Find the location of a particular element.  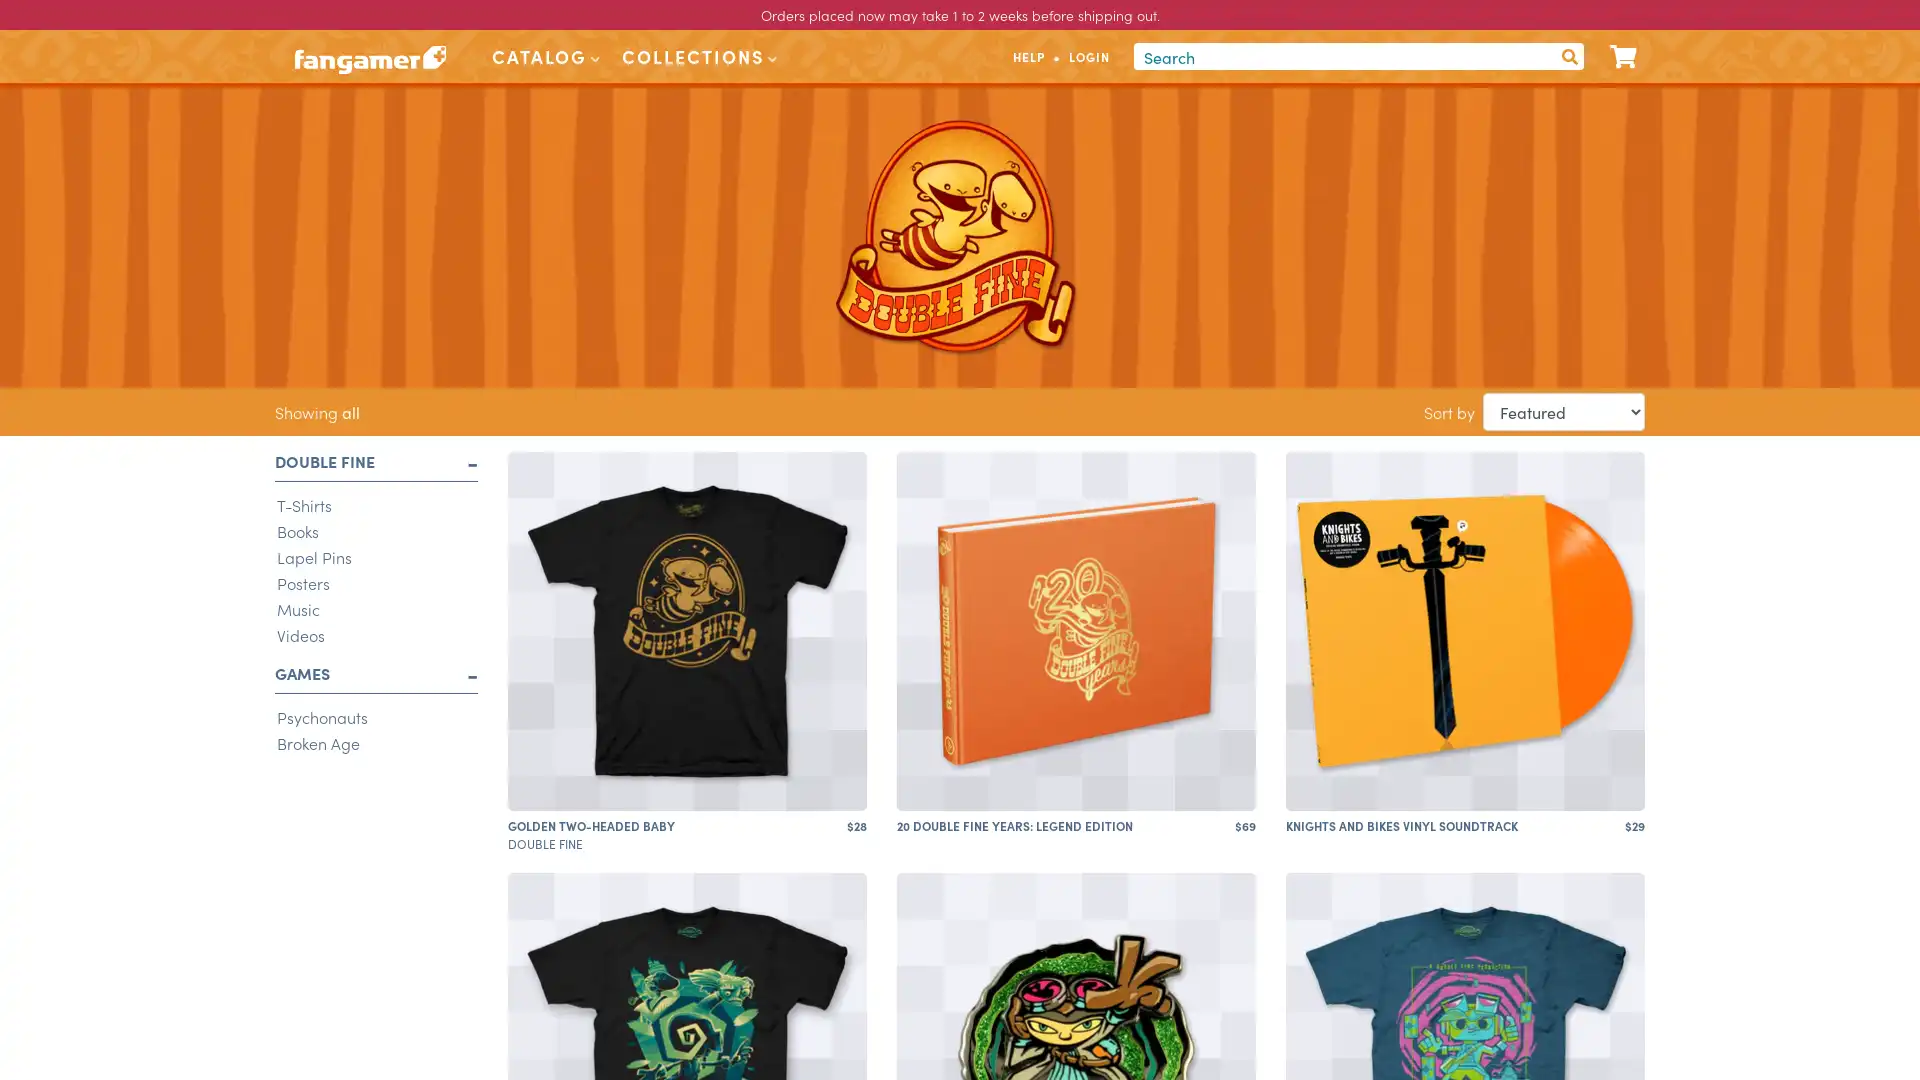

Submit Search is located at coordinates (1568, 55).